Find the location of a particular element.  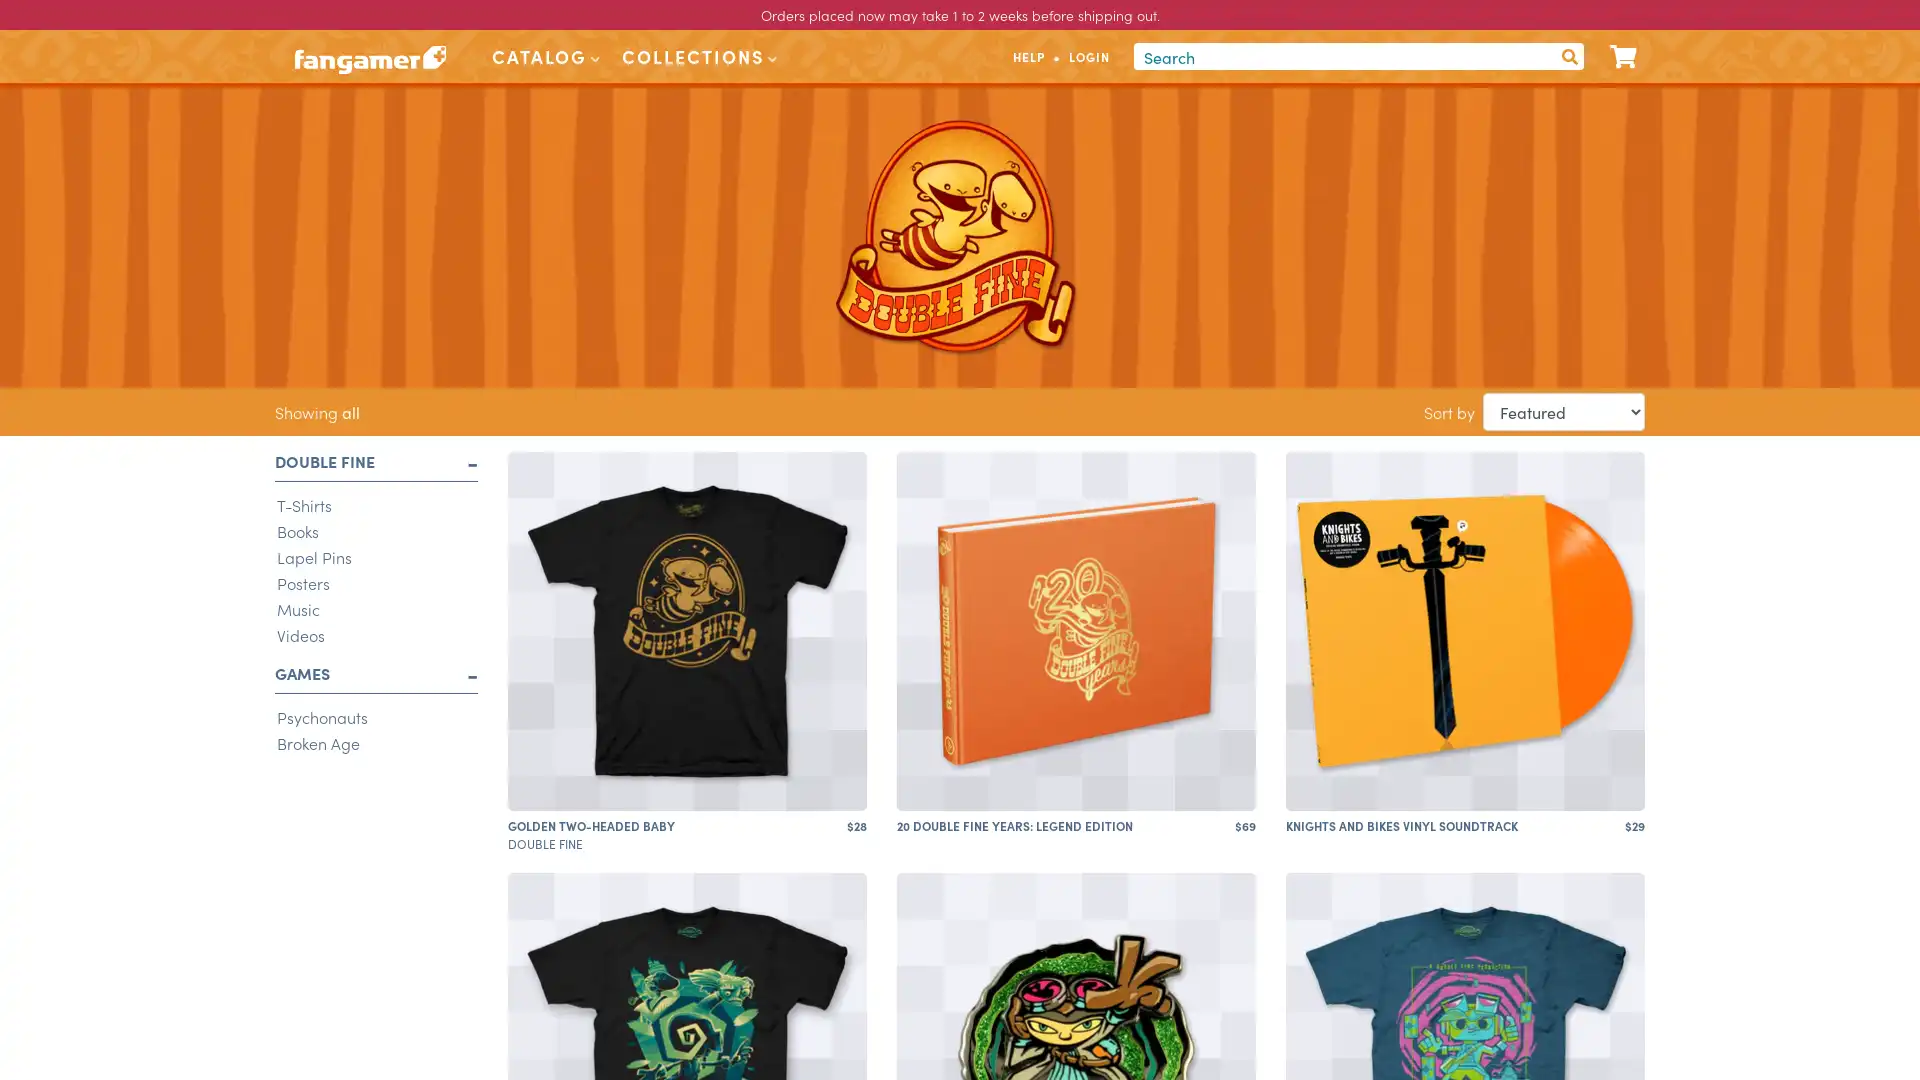

Submit Search is located at coordinates (1568, 55).